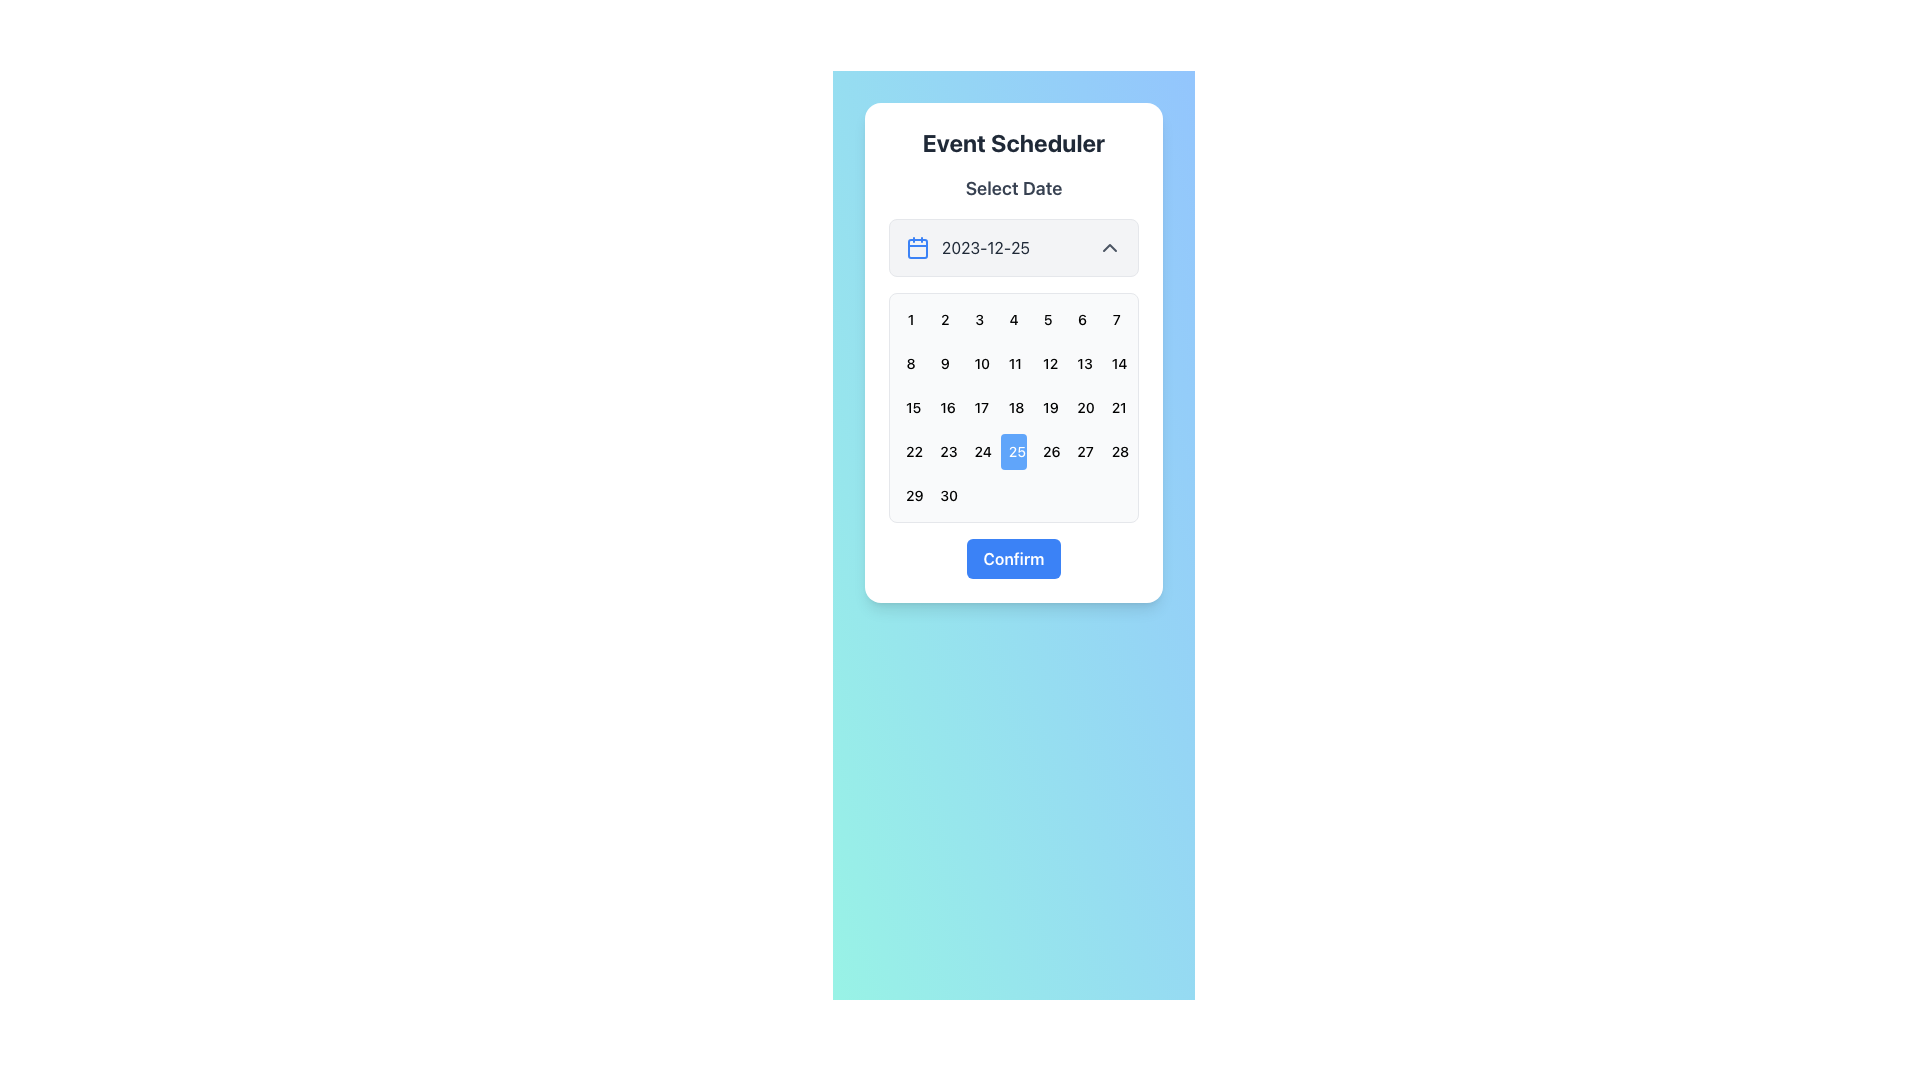 This screenshot has width=1920, height=1080. Describe the element at coordinates (1047, 319) in the screenshot. I see `the interactive date option button representing the 5th day in the calendar view to activate the hover effect` at that location.